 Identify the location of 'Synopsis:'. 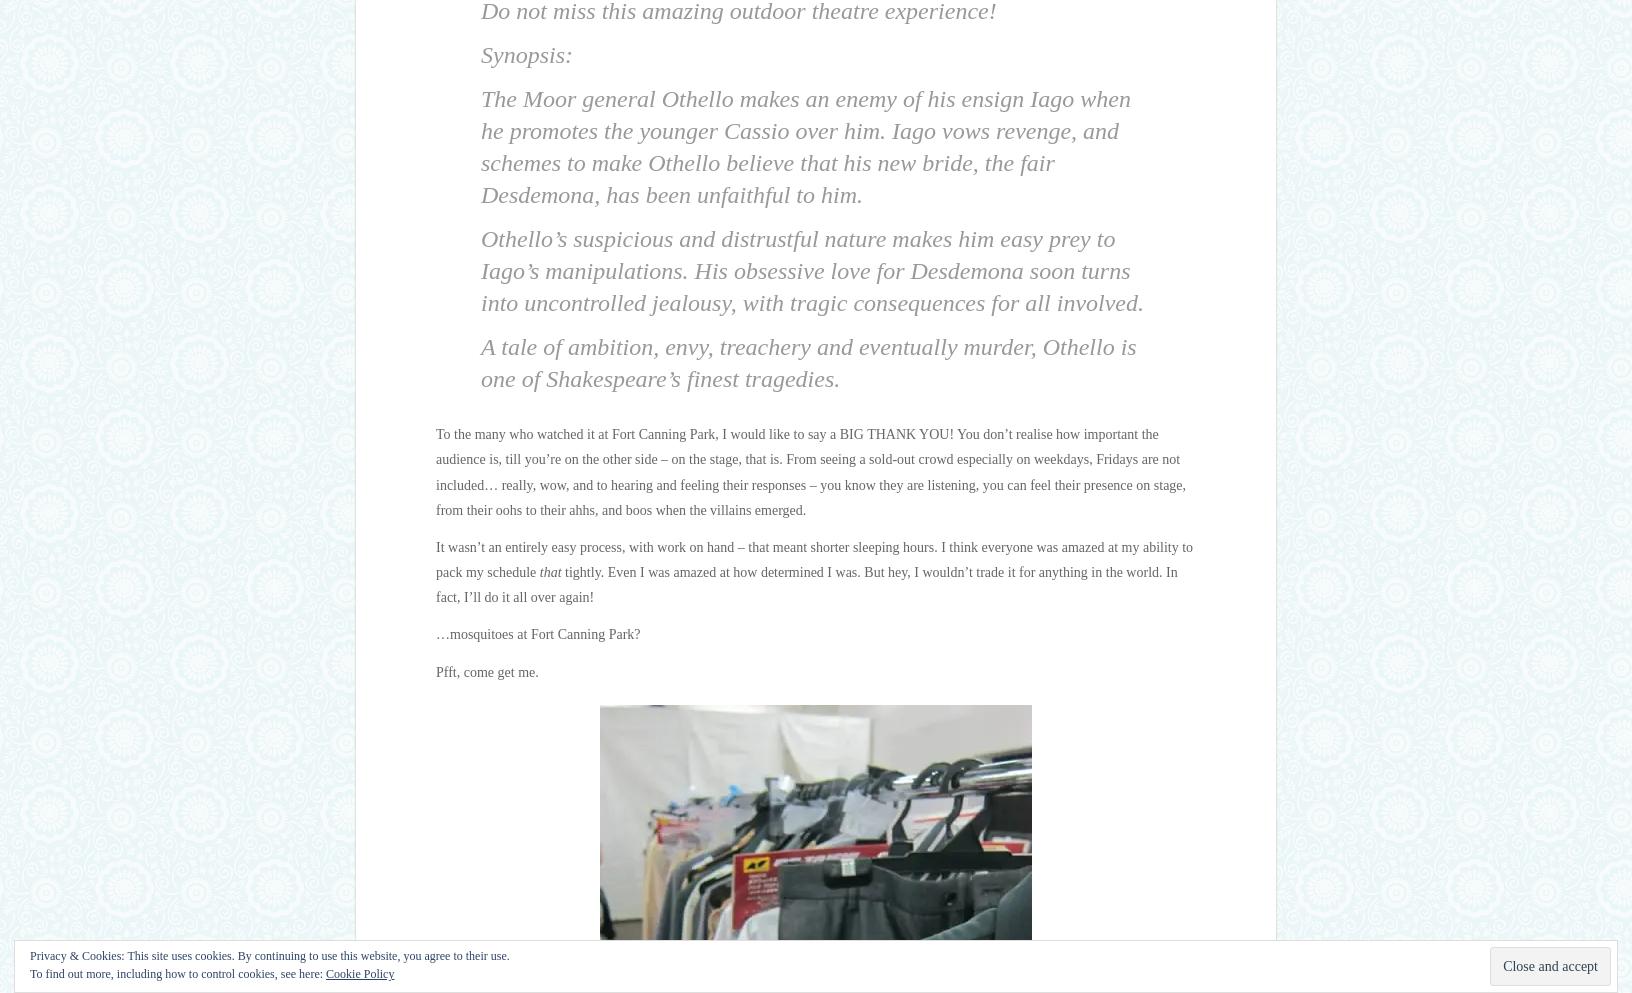
(526, 55).